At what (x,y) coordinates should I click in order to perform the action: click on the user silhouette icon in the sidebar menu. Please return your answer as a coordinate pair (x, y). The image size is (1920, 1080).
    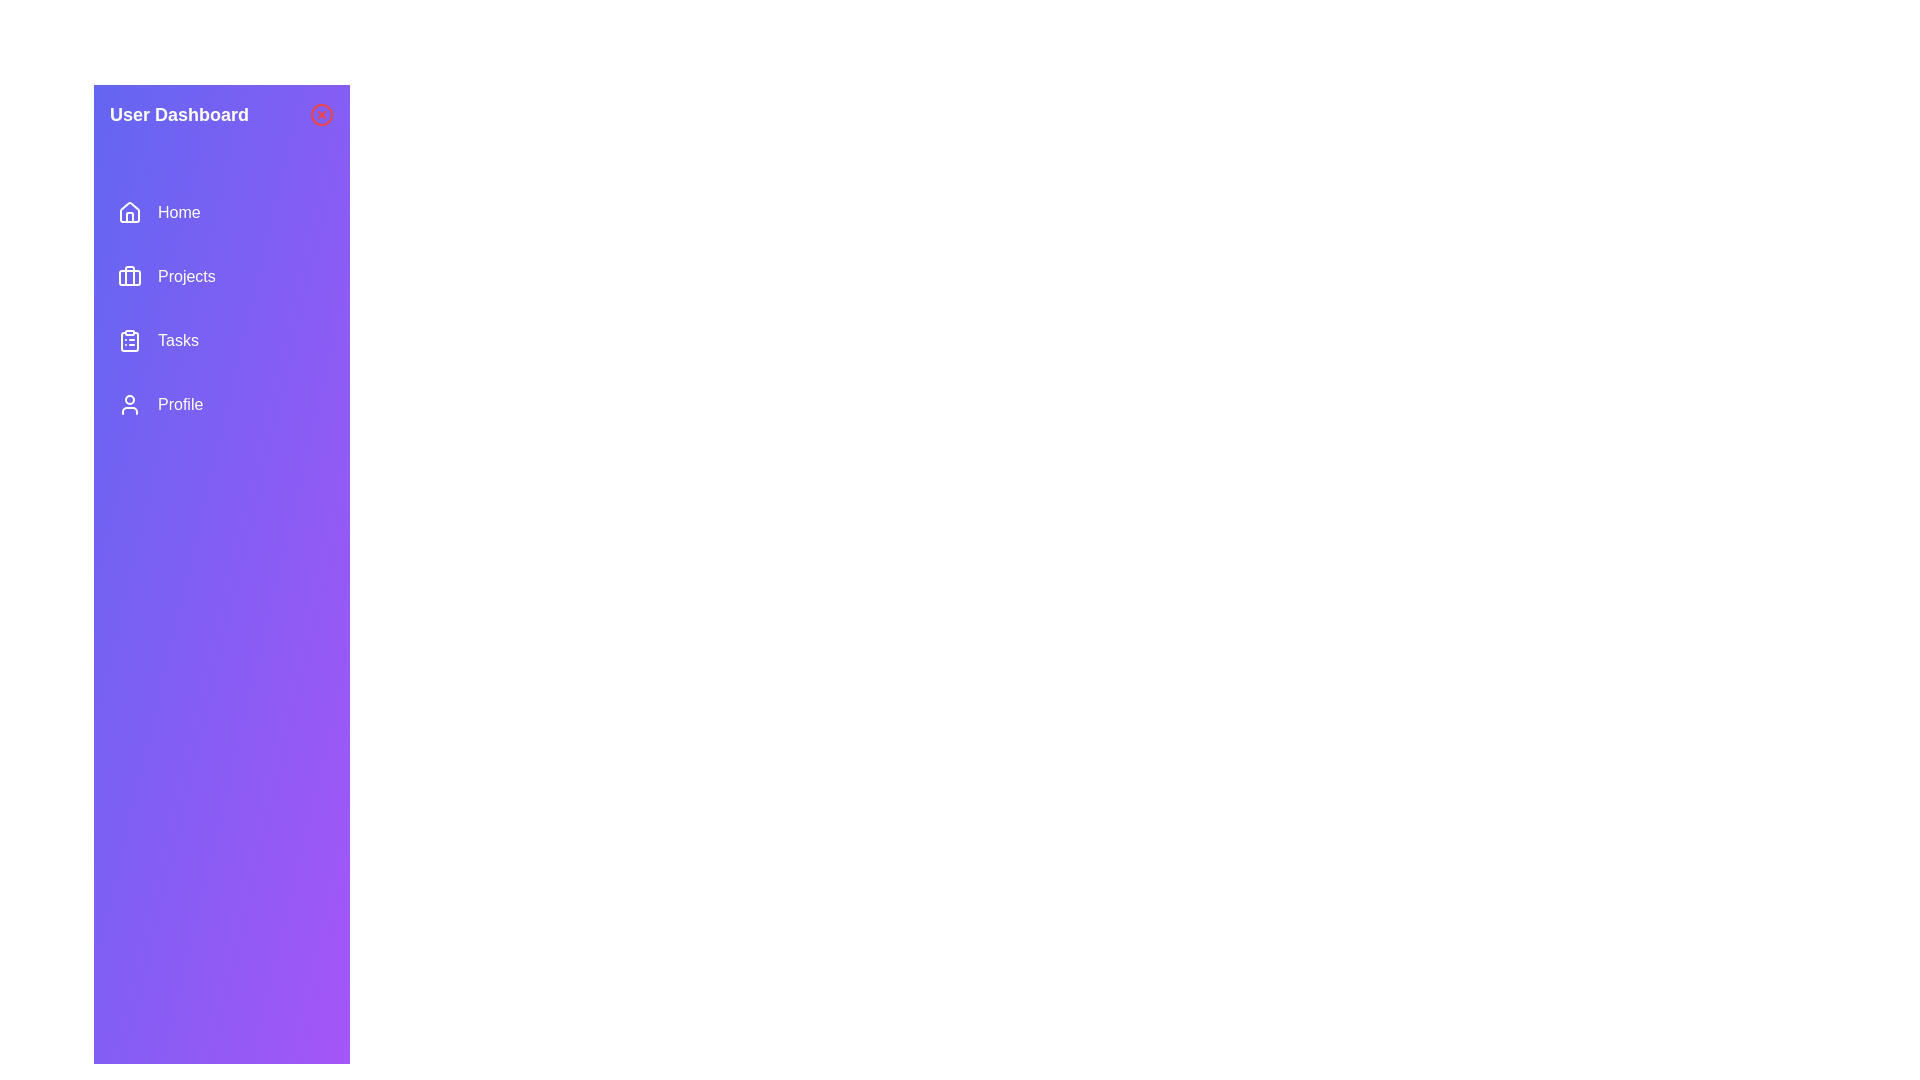
    Looking at the image, I should click on (128, 405).